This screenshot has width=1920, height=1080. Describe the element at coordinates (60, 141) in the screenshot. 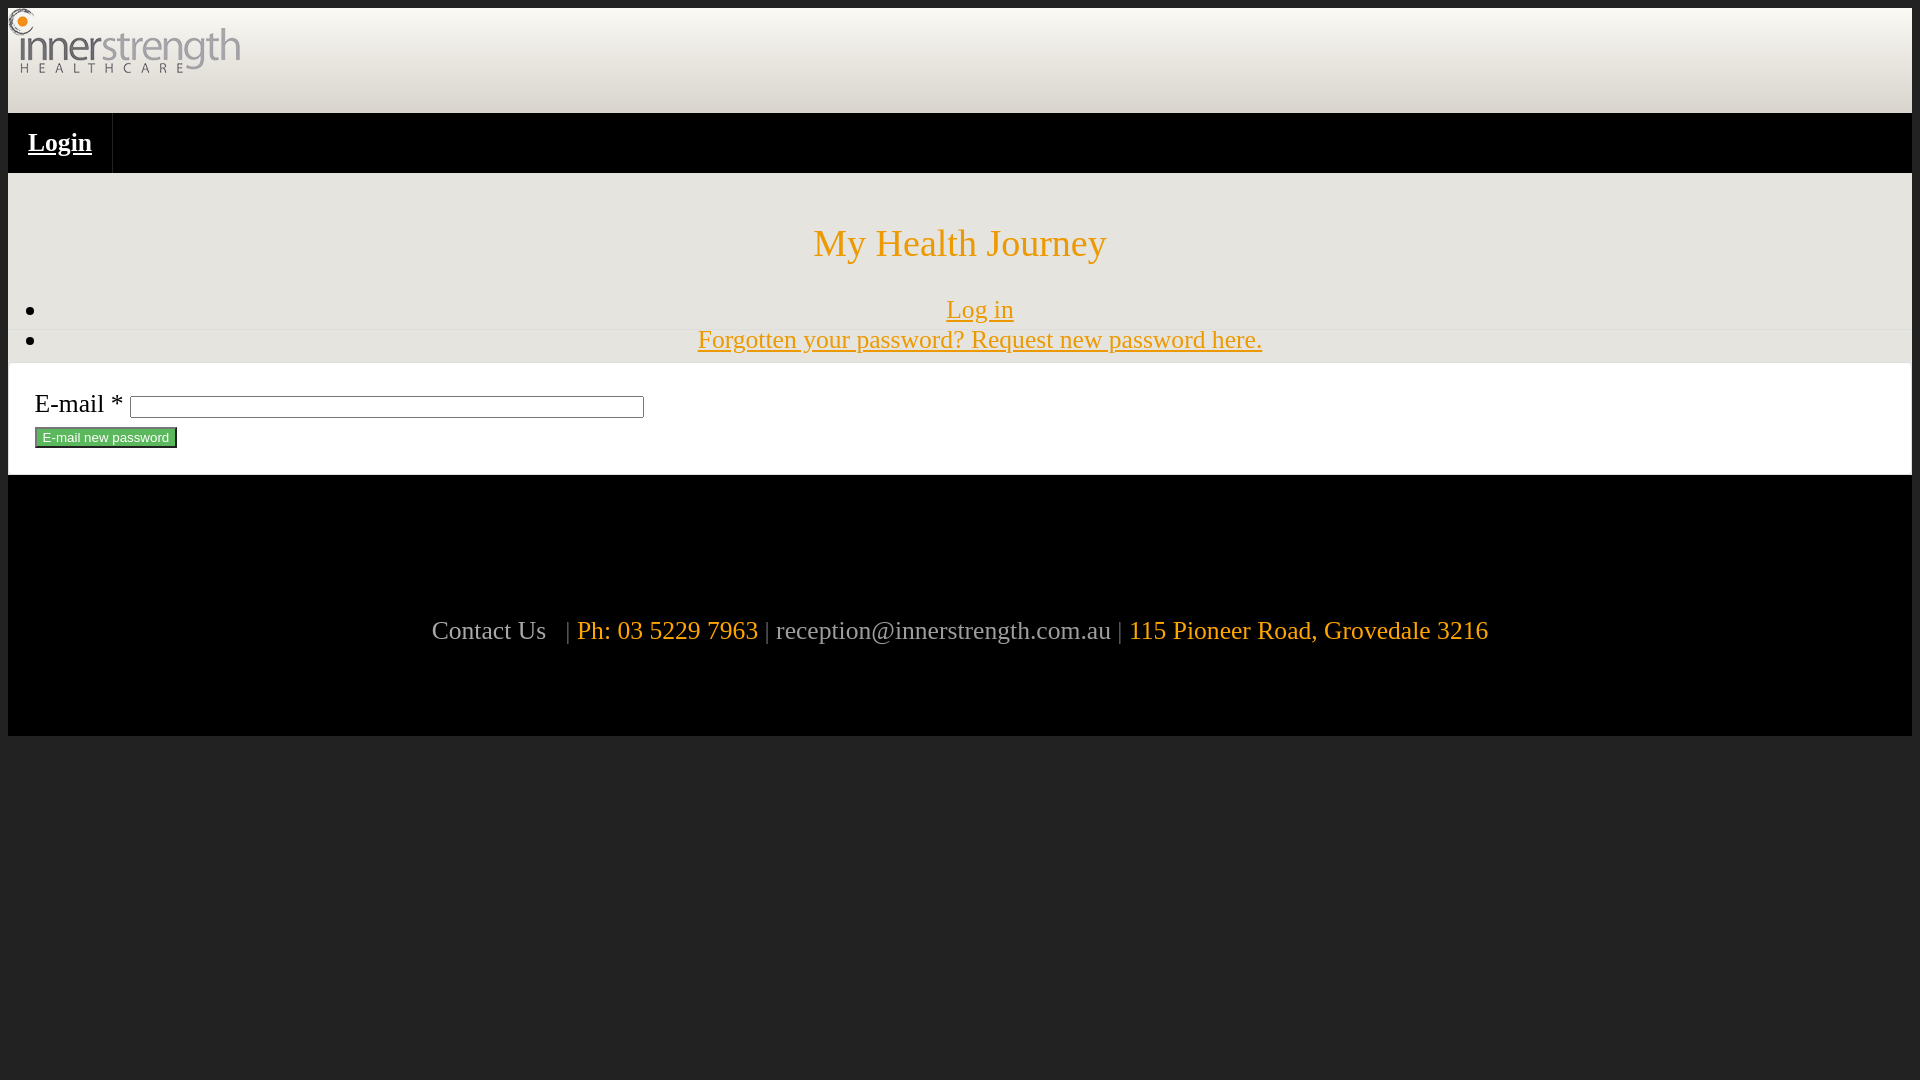

I see `'Login'` at that location.